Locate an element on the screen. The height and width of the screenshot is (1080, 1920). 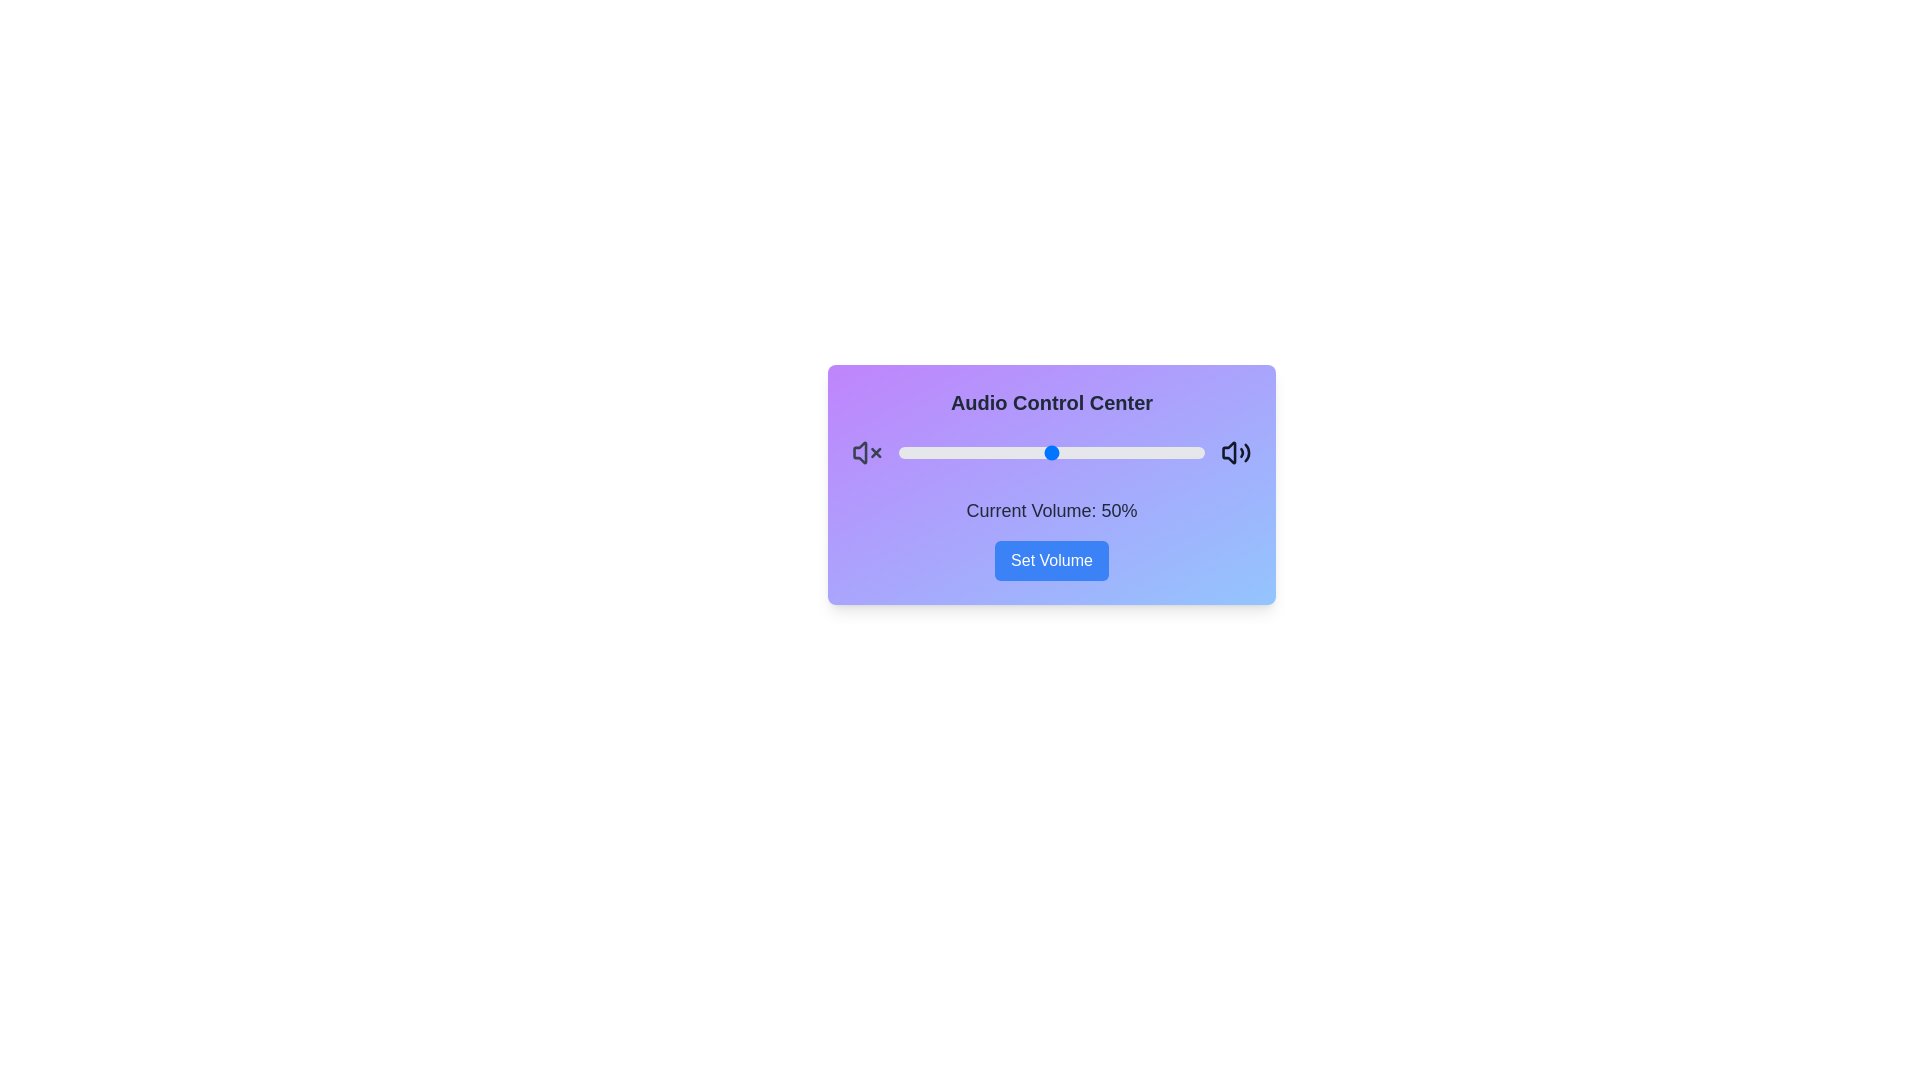
the volume slider to set the volume to 86% is located at coordinates (1162, 452).